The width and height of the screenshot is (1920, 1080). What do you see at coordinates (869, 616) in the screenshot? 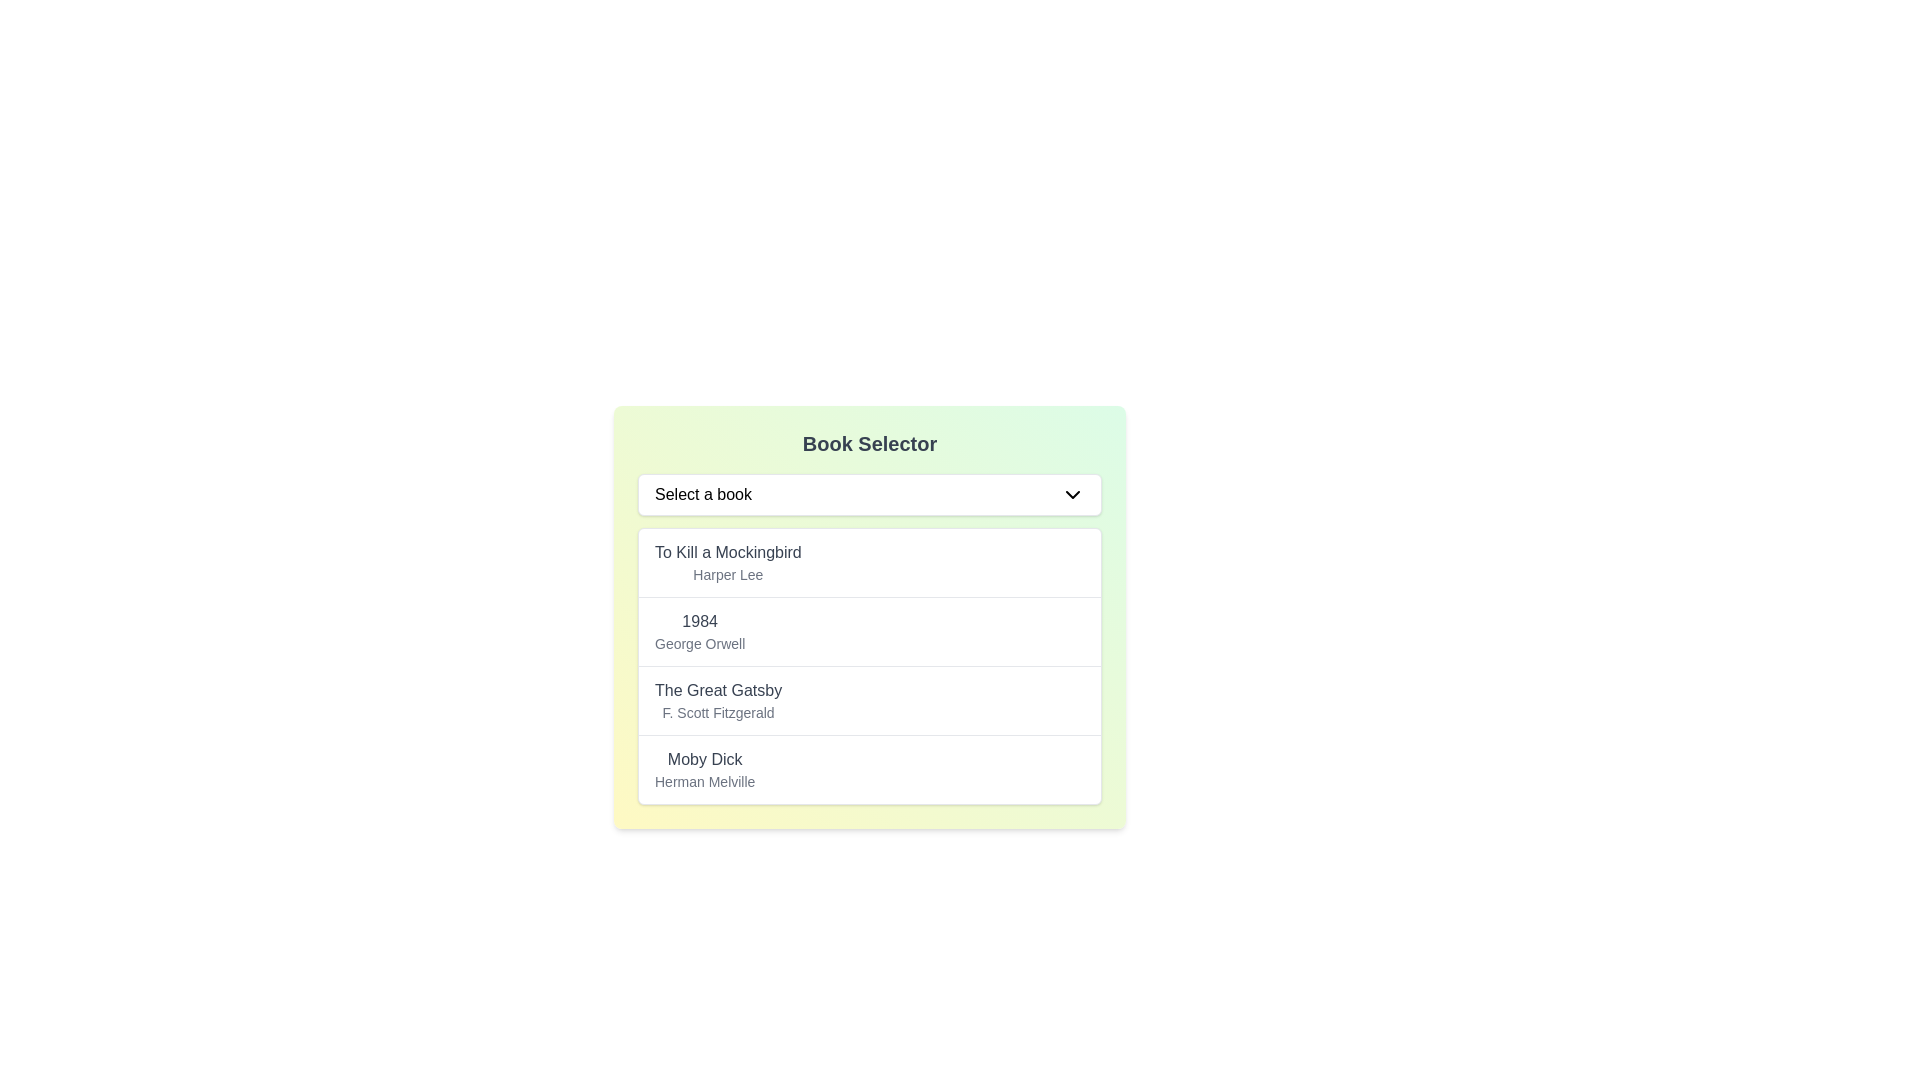
I see `the second list item in the book selection dropdown that represents the book '1984'` at bounding box center [869, 616].